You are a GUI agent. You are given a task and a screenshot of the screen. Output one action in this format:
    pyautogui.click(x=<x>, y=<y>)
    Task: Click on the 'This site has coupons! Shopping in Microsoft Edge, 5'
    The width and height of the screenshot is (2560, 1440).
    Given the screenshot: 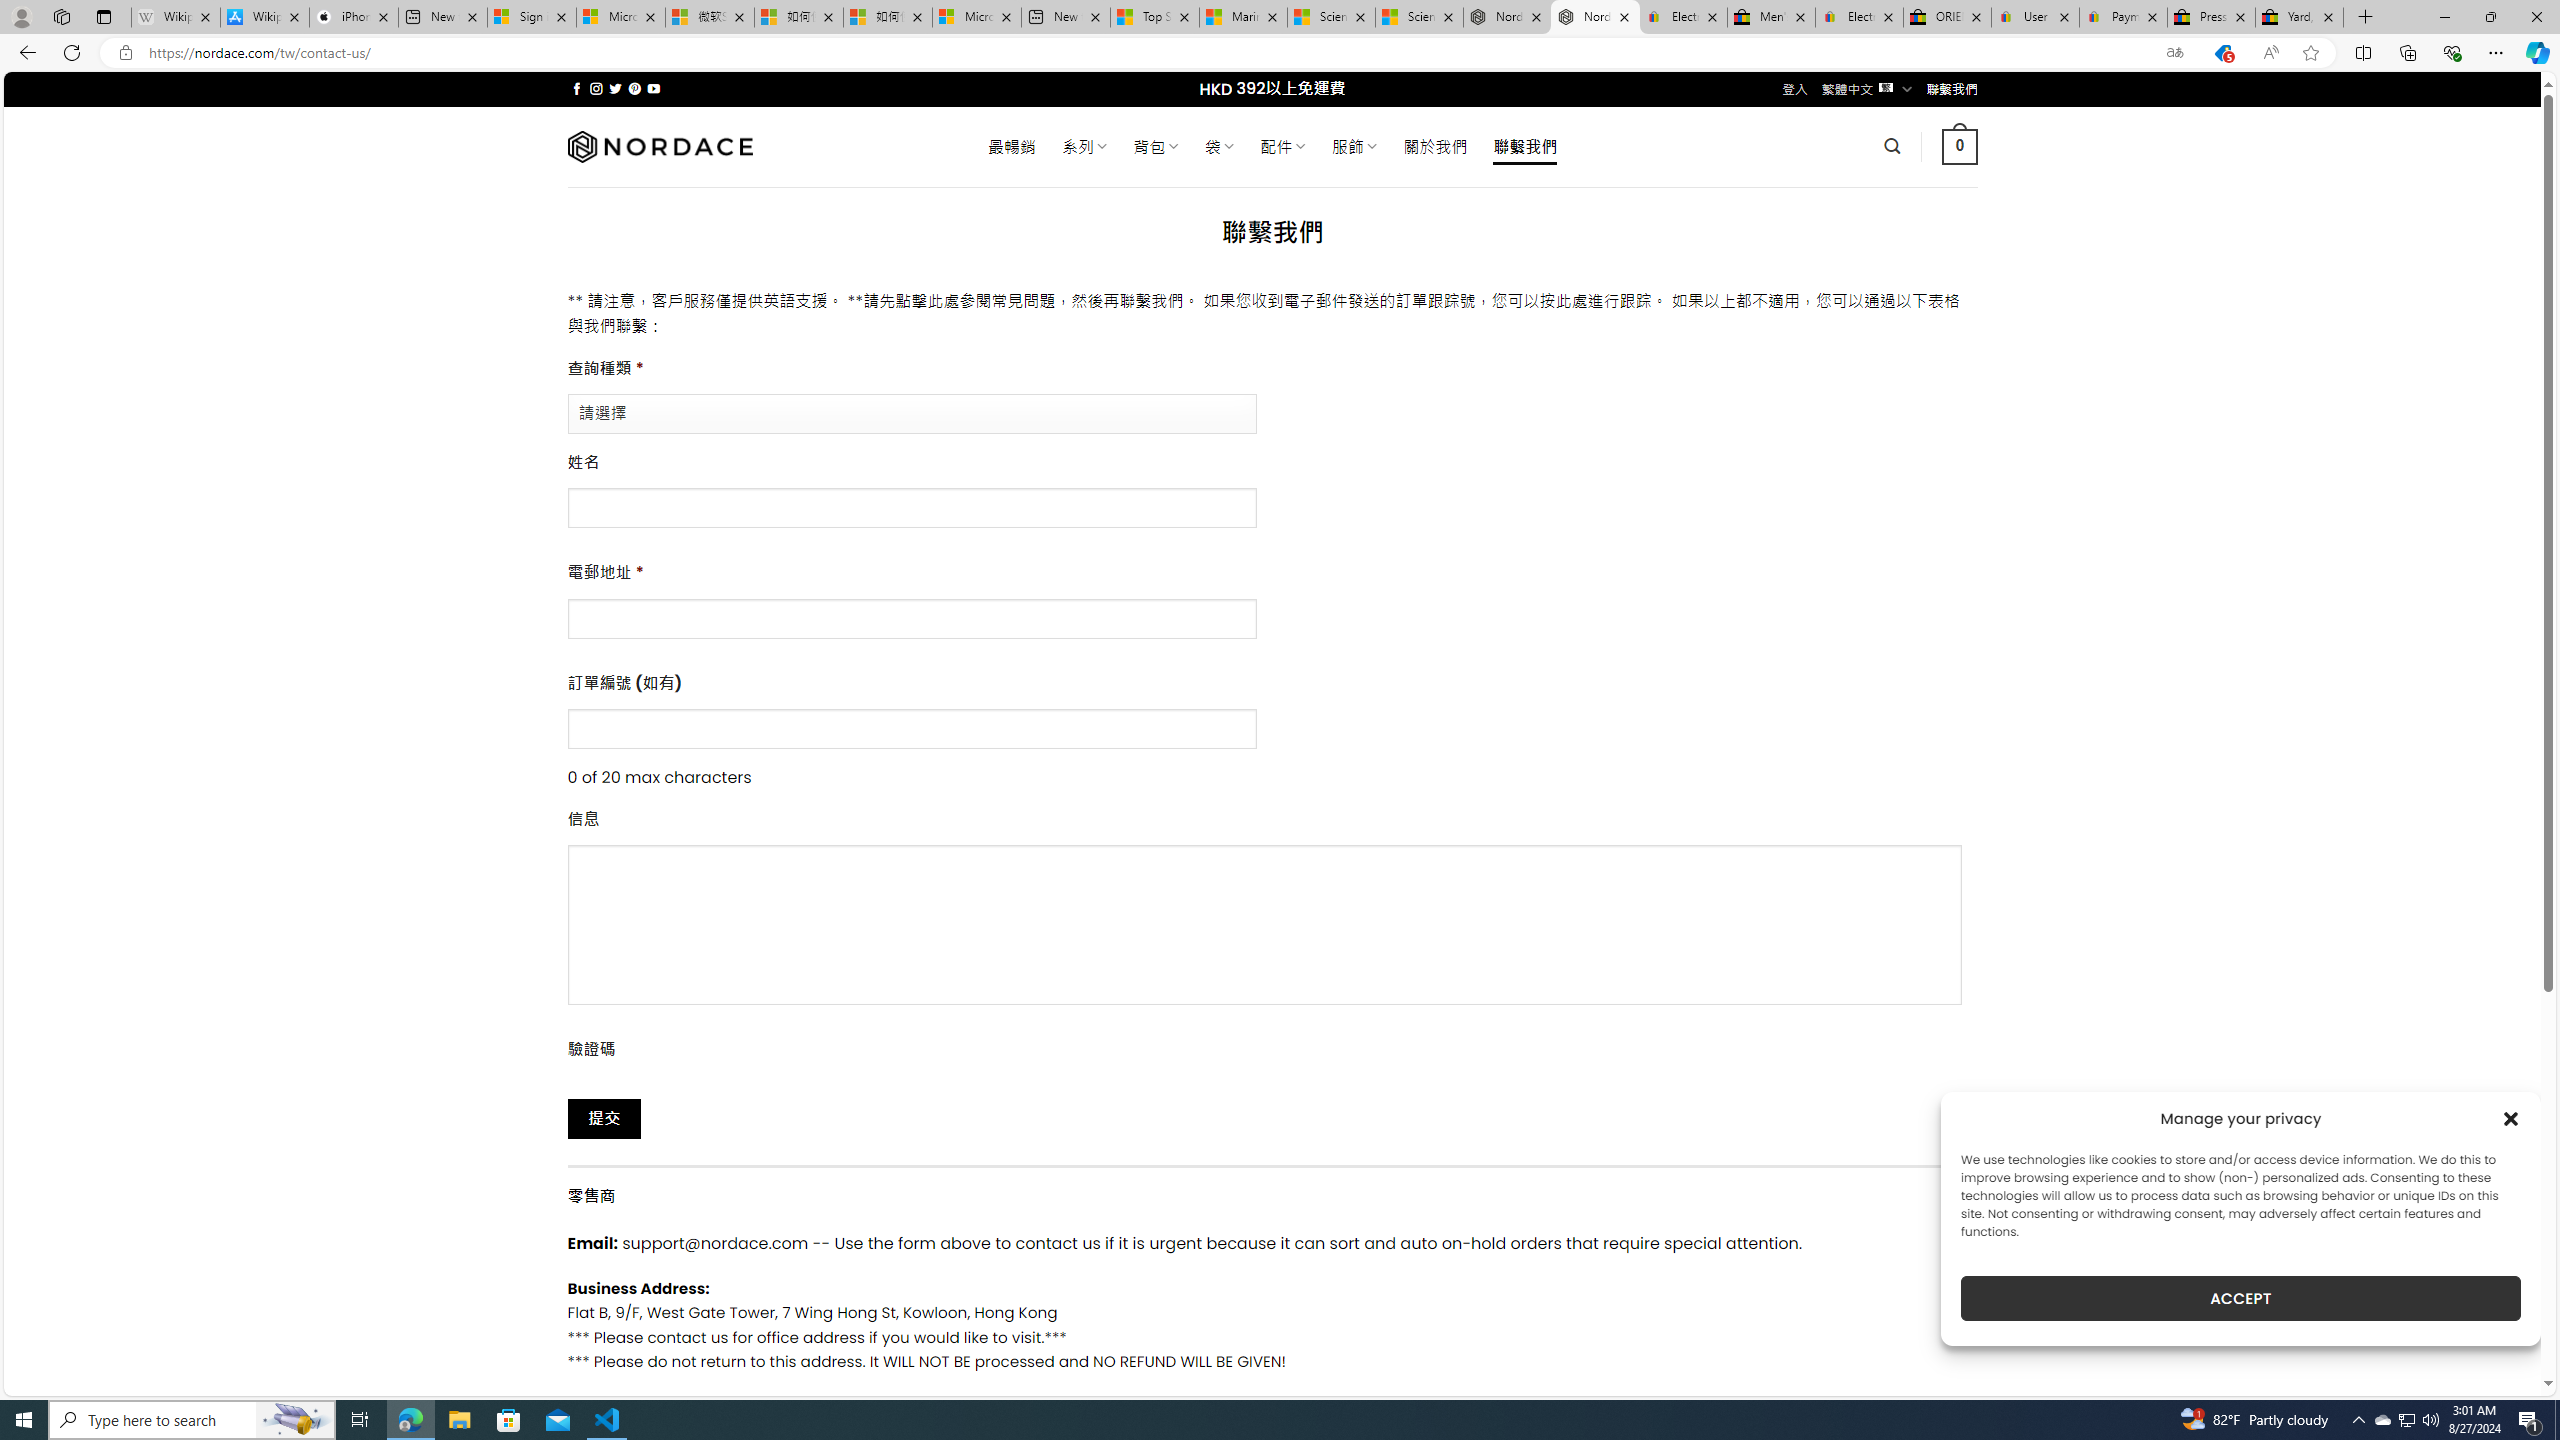 What is the action you would take?
    pyautogui.click(x=2221, y=53)
    